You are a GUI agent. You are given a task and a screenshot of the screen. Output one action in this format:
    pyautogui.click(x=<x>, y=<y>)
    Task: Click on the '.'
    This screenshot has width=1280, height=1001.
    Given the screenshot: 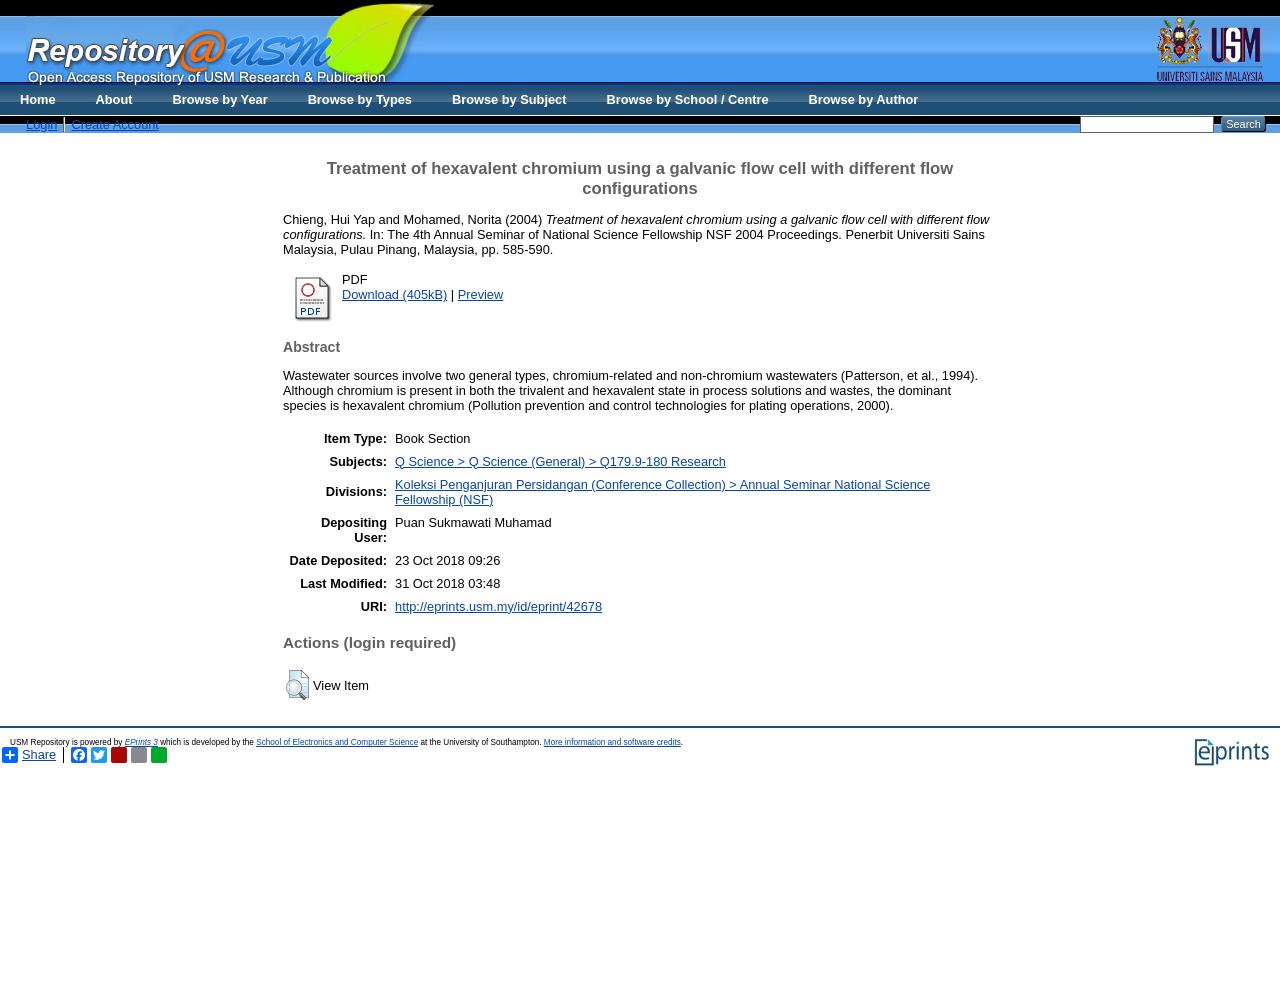 What is the action you would take?
    pyautogui.click(x=681, y=742)
    